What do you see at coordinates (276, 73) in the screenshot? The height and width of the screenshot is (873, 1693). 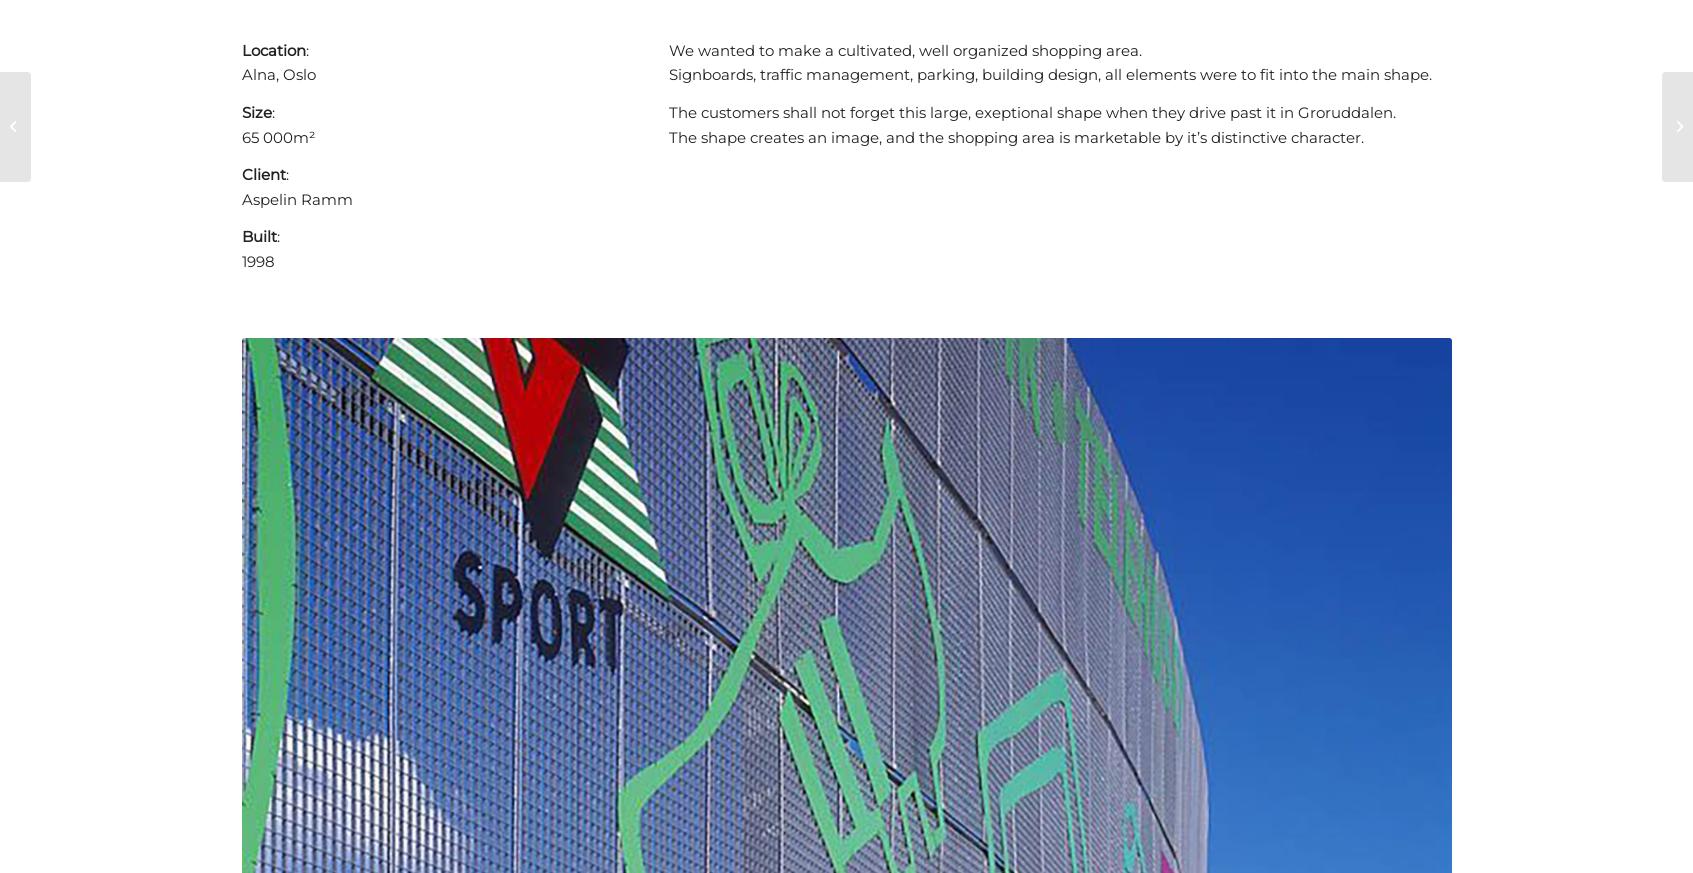 I see `'Alna, Oslo'` at bounding box center [276, 73].